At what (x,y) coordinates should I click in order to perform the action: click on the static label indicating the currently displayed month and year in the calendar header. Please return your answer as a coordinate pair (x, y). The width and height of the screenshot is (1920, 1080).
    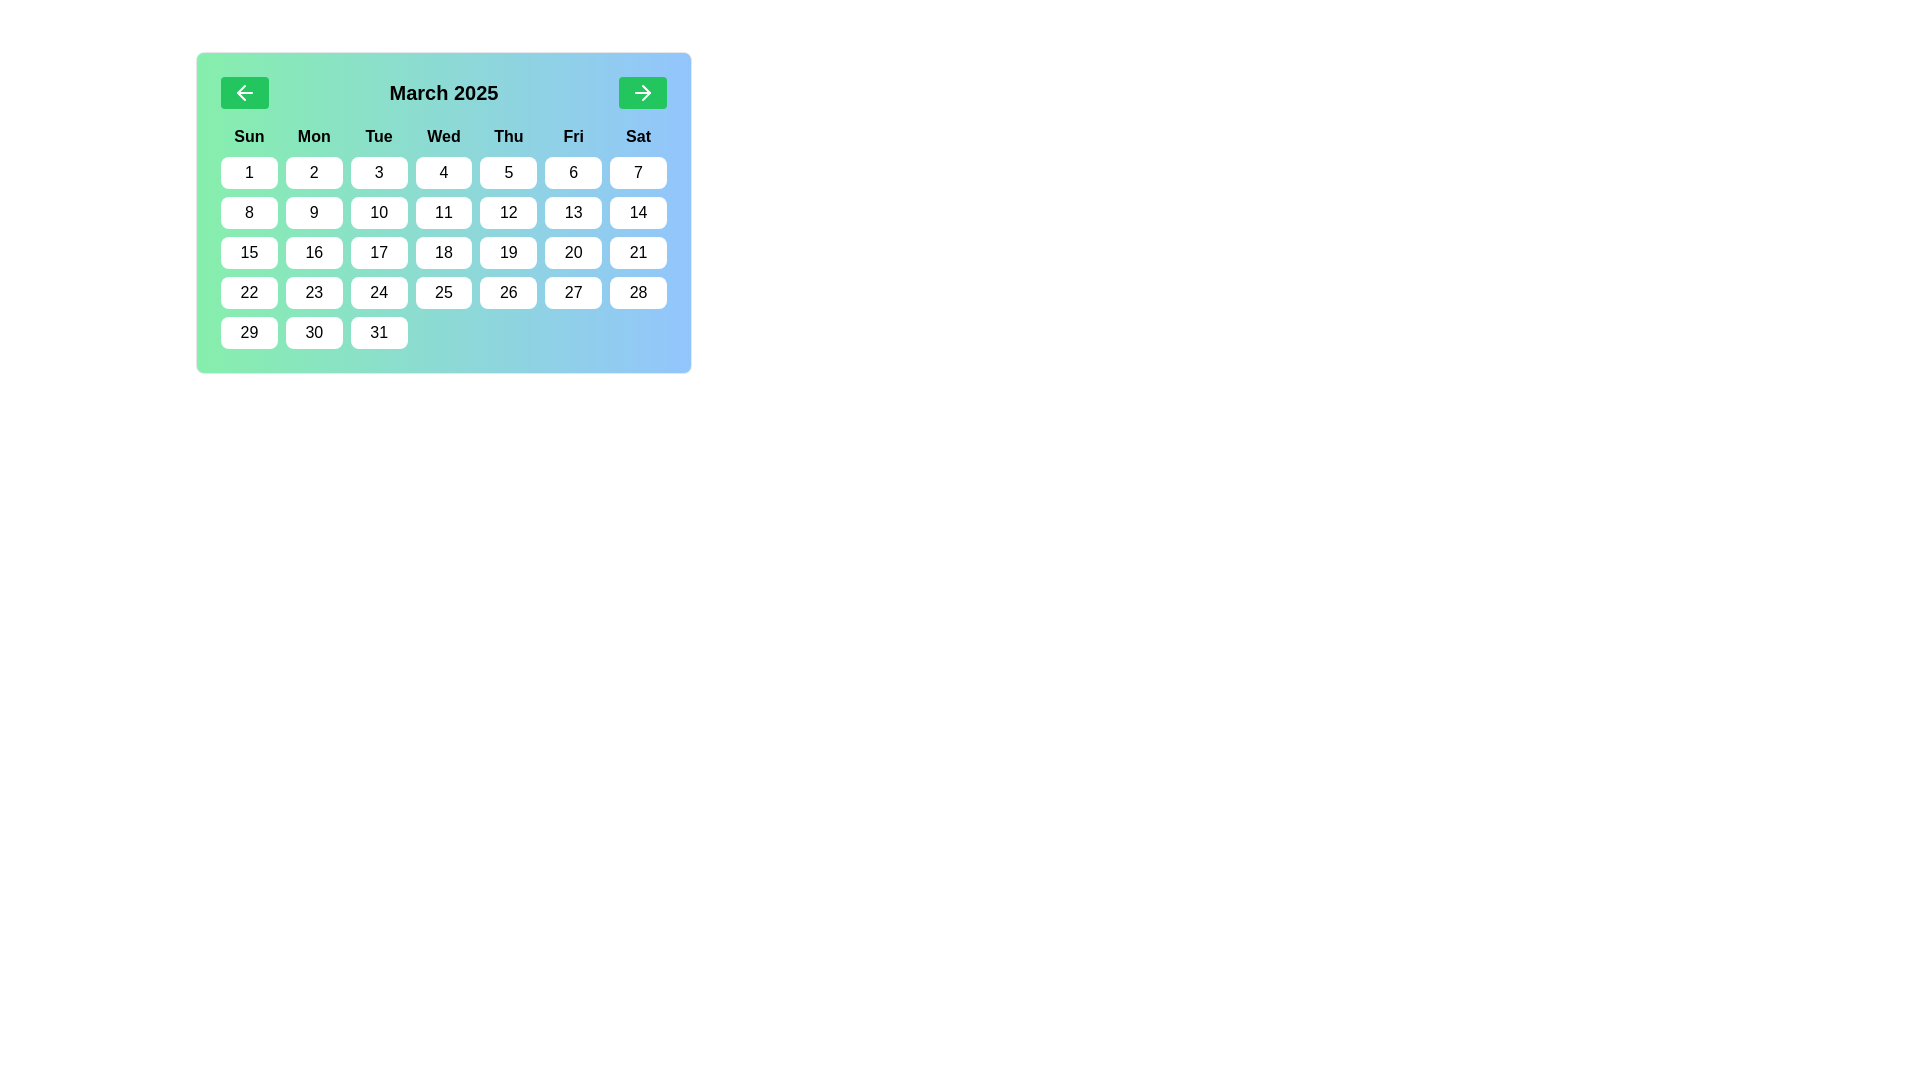
    Looking at the image, I should click on (443, 92).